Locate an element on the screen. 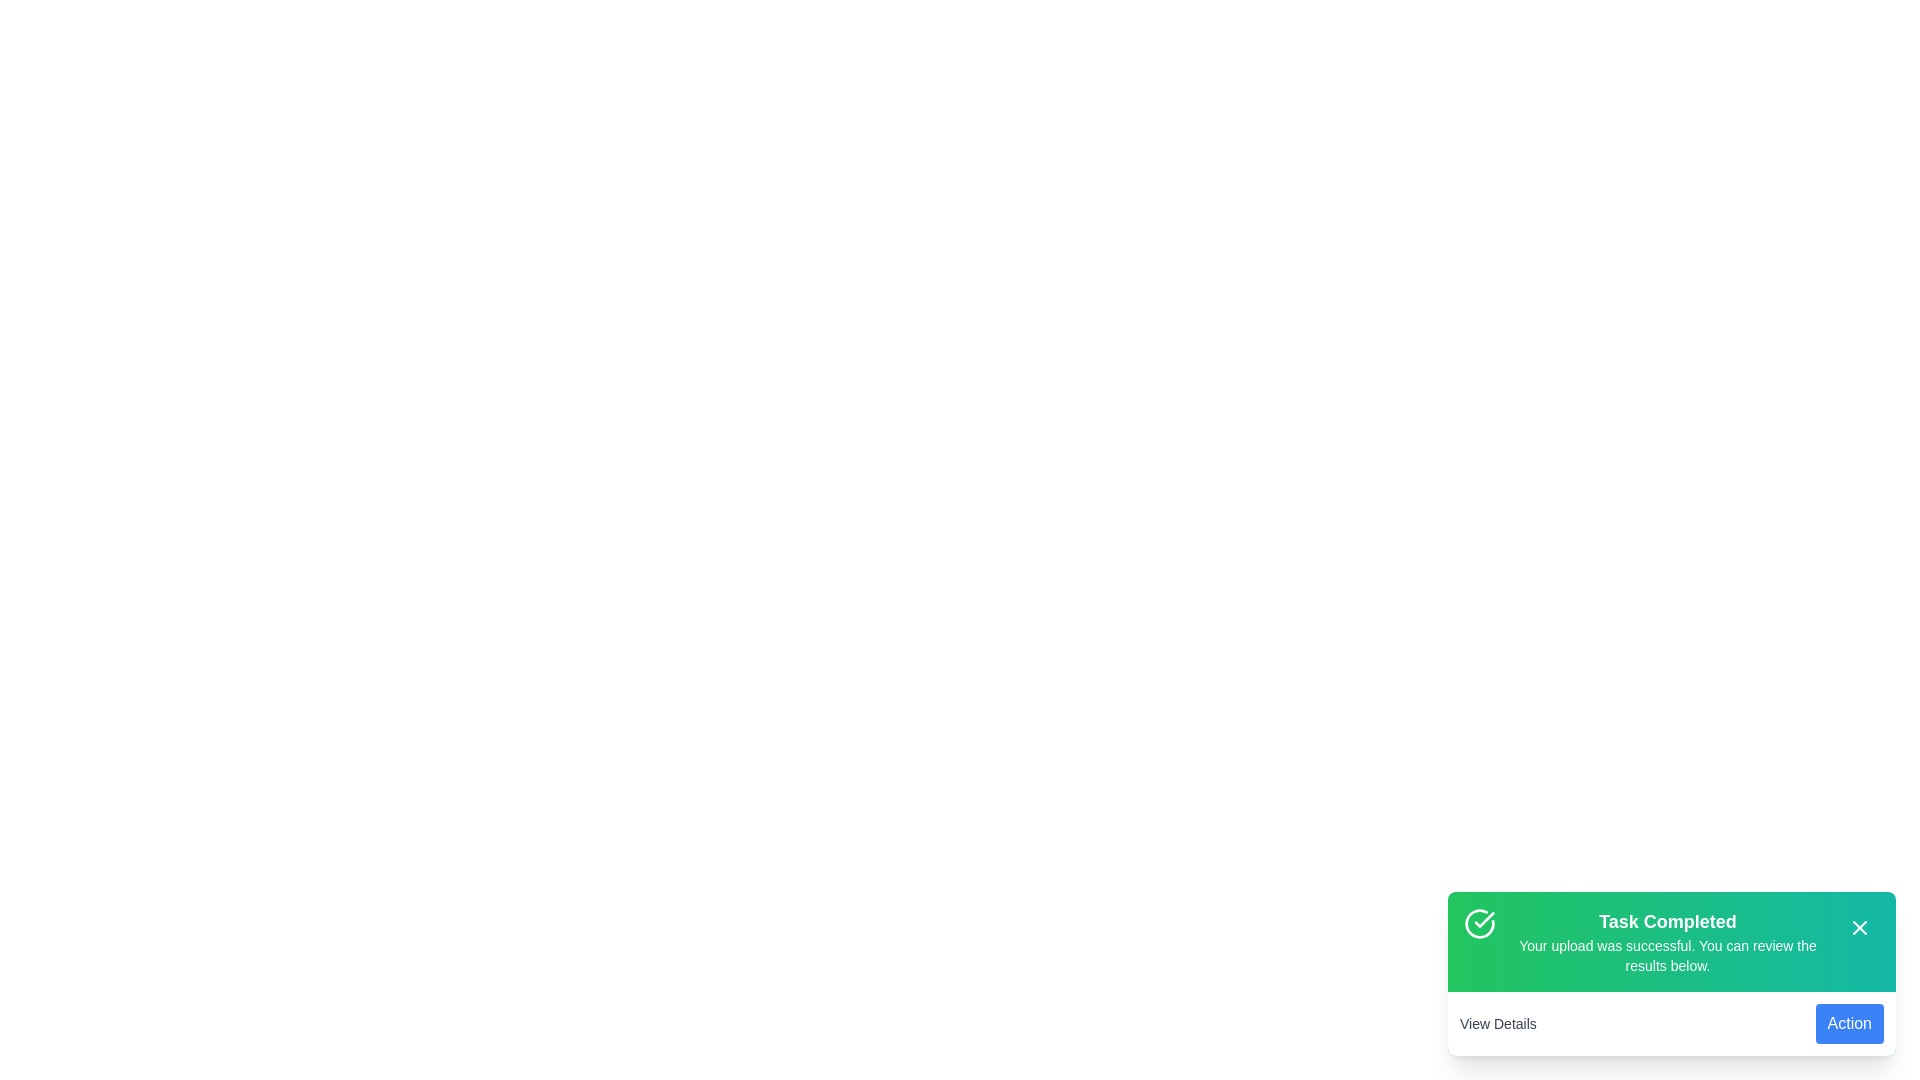 This screenshot has height=1080, width=1920. the 'Action' button to execute the secondary action is located at coordinates (1848, 1023).